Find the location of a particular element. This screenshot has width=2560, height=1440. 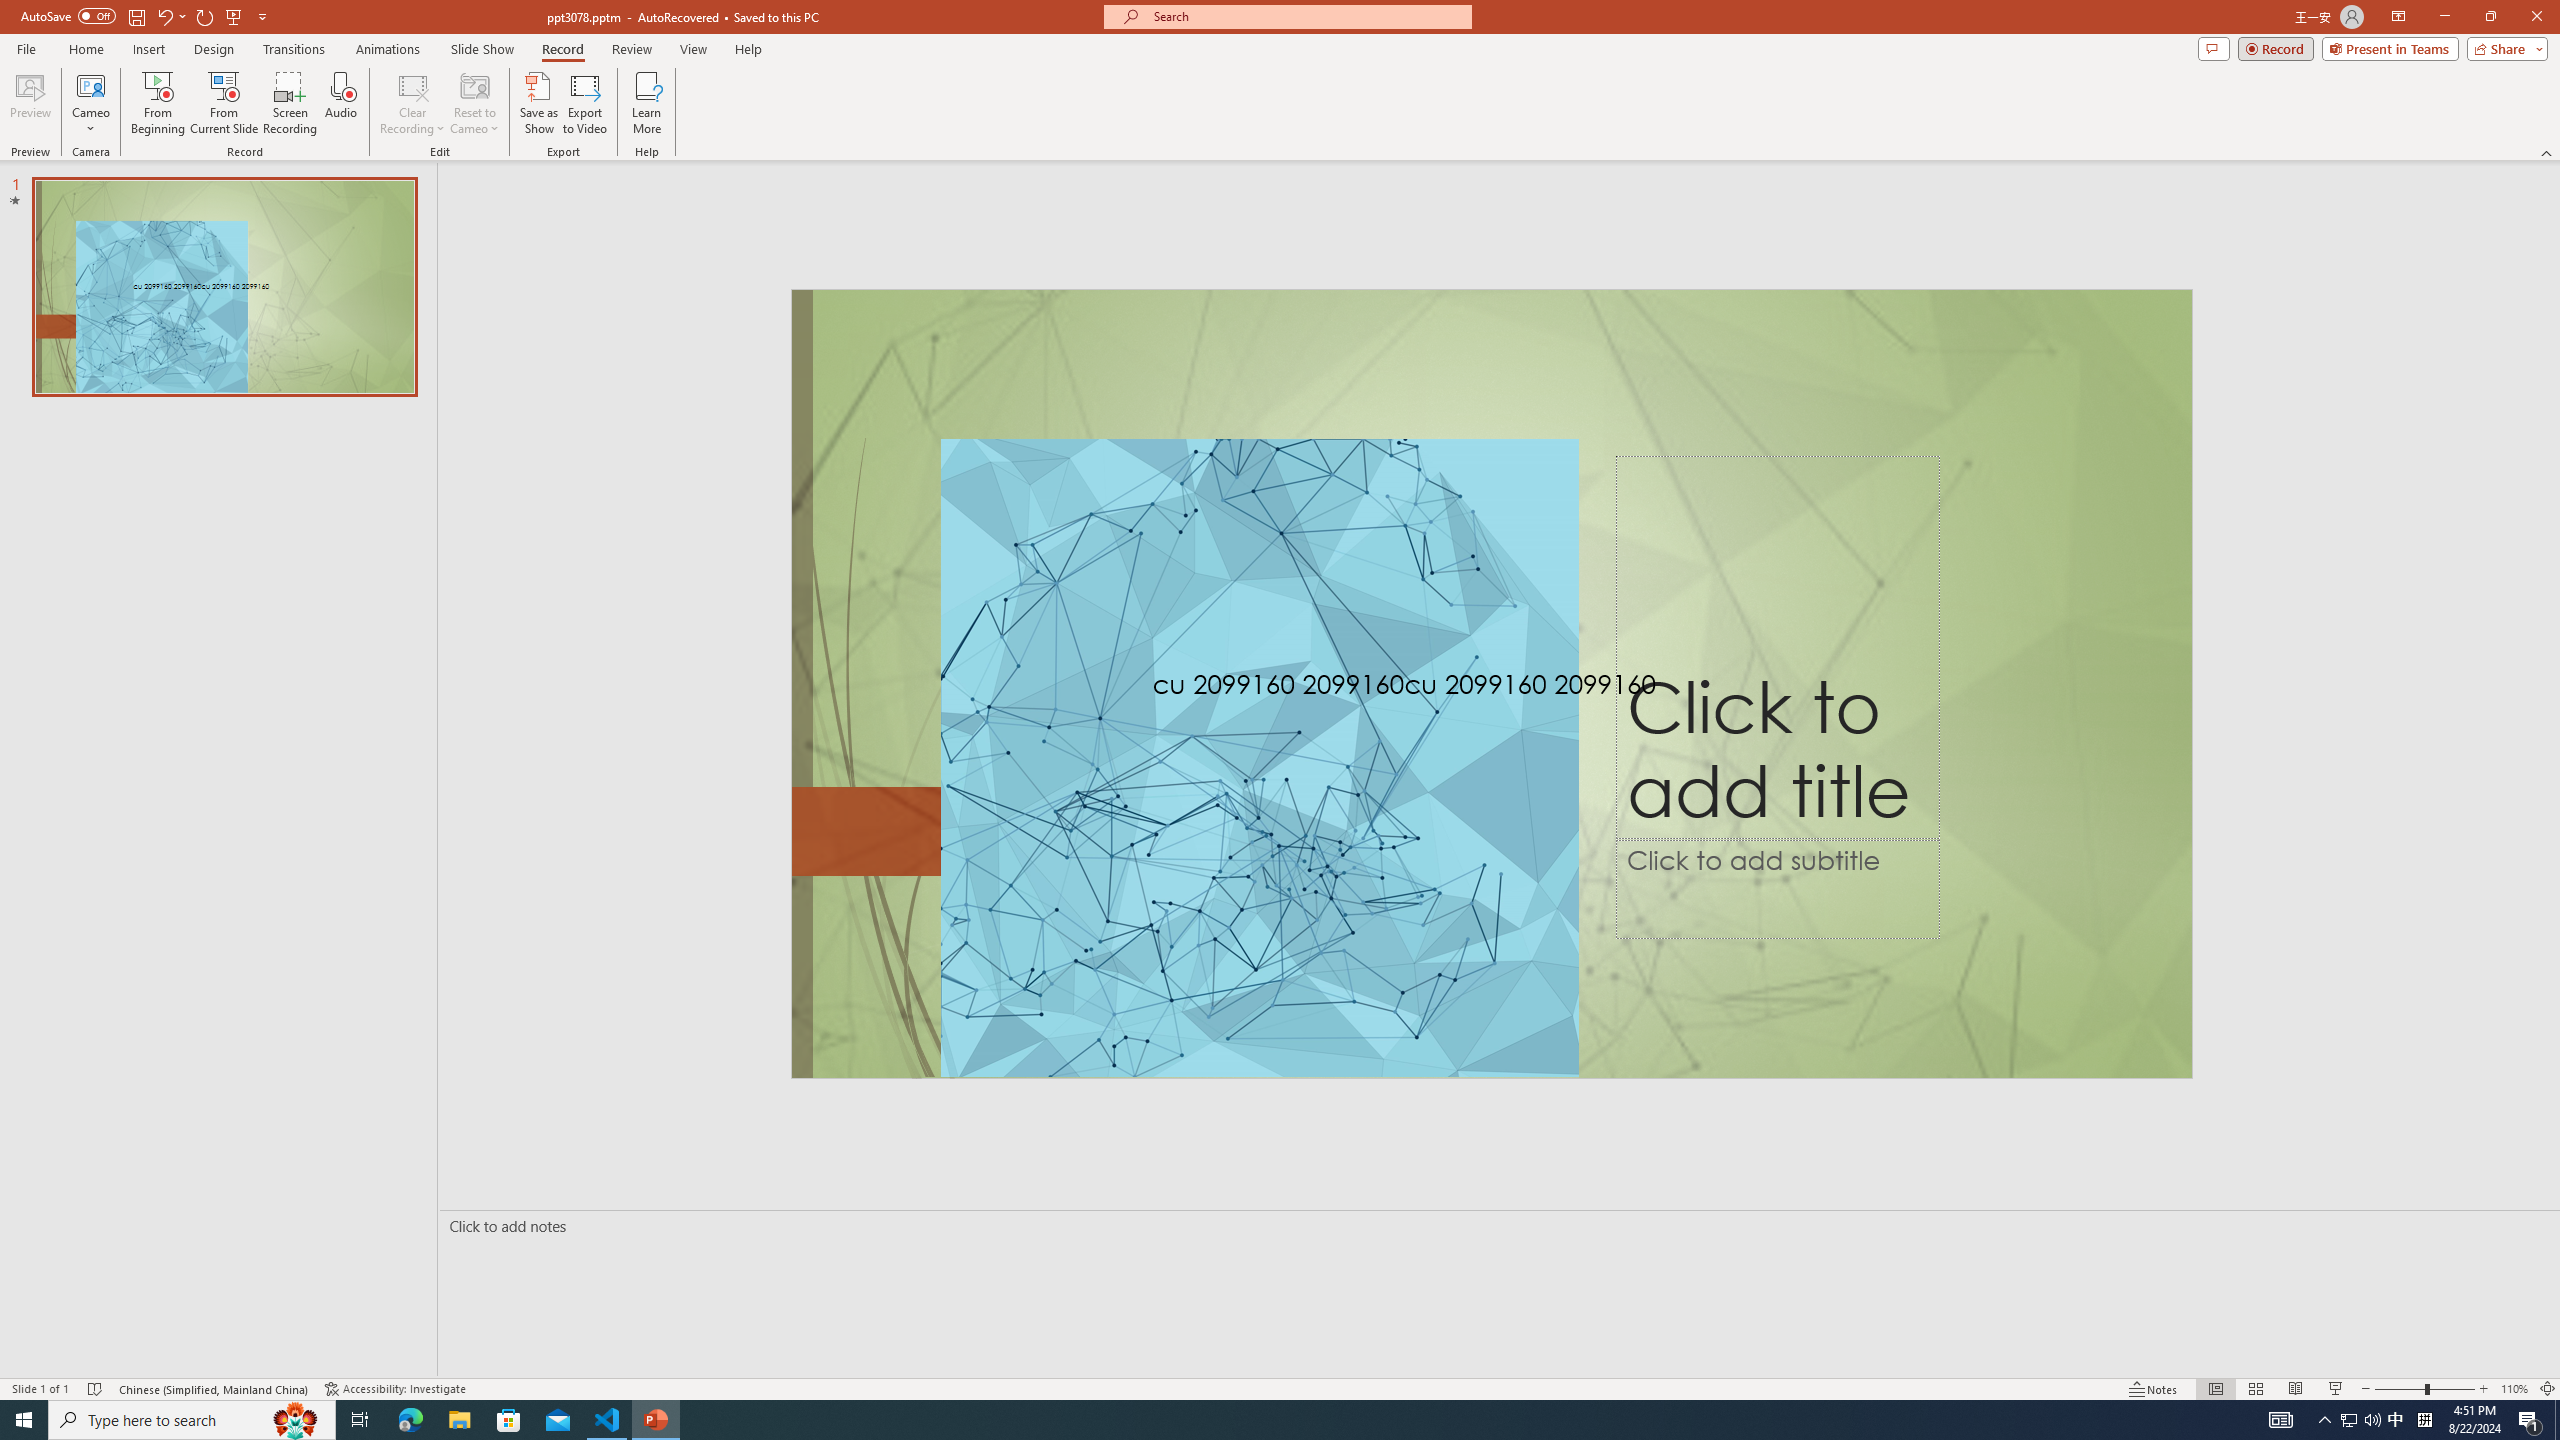

'Normal' is located at coordinates (2214, 1389).